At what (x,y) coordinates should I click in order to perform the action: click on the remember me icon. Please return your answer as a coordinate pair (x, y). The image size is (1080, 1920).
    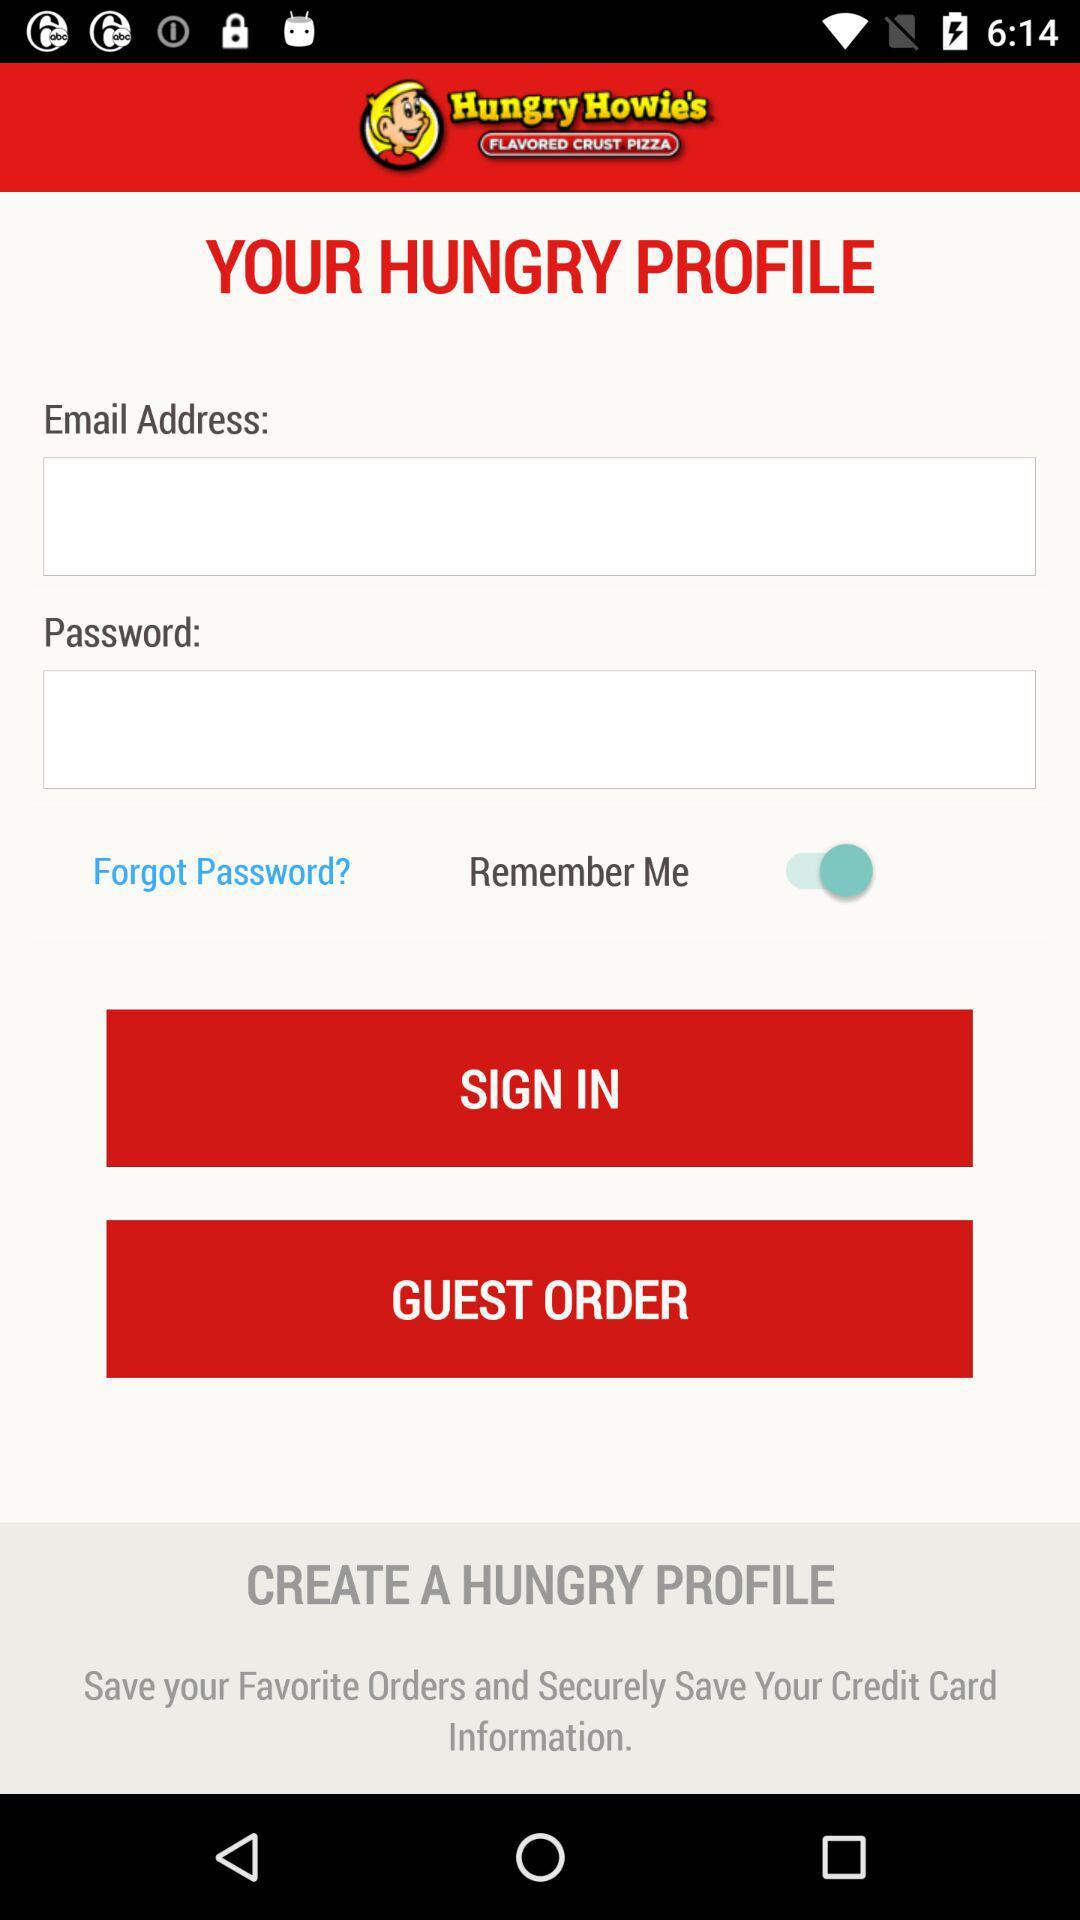
    Looking at the image, I should click on (578, 870).